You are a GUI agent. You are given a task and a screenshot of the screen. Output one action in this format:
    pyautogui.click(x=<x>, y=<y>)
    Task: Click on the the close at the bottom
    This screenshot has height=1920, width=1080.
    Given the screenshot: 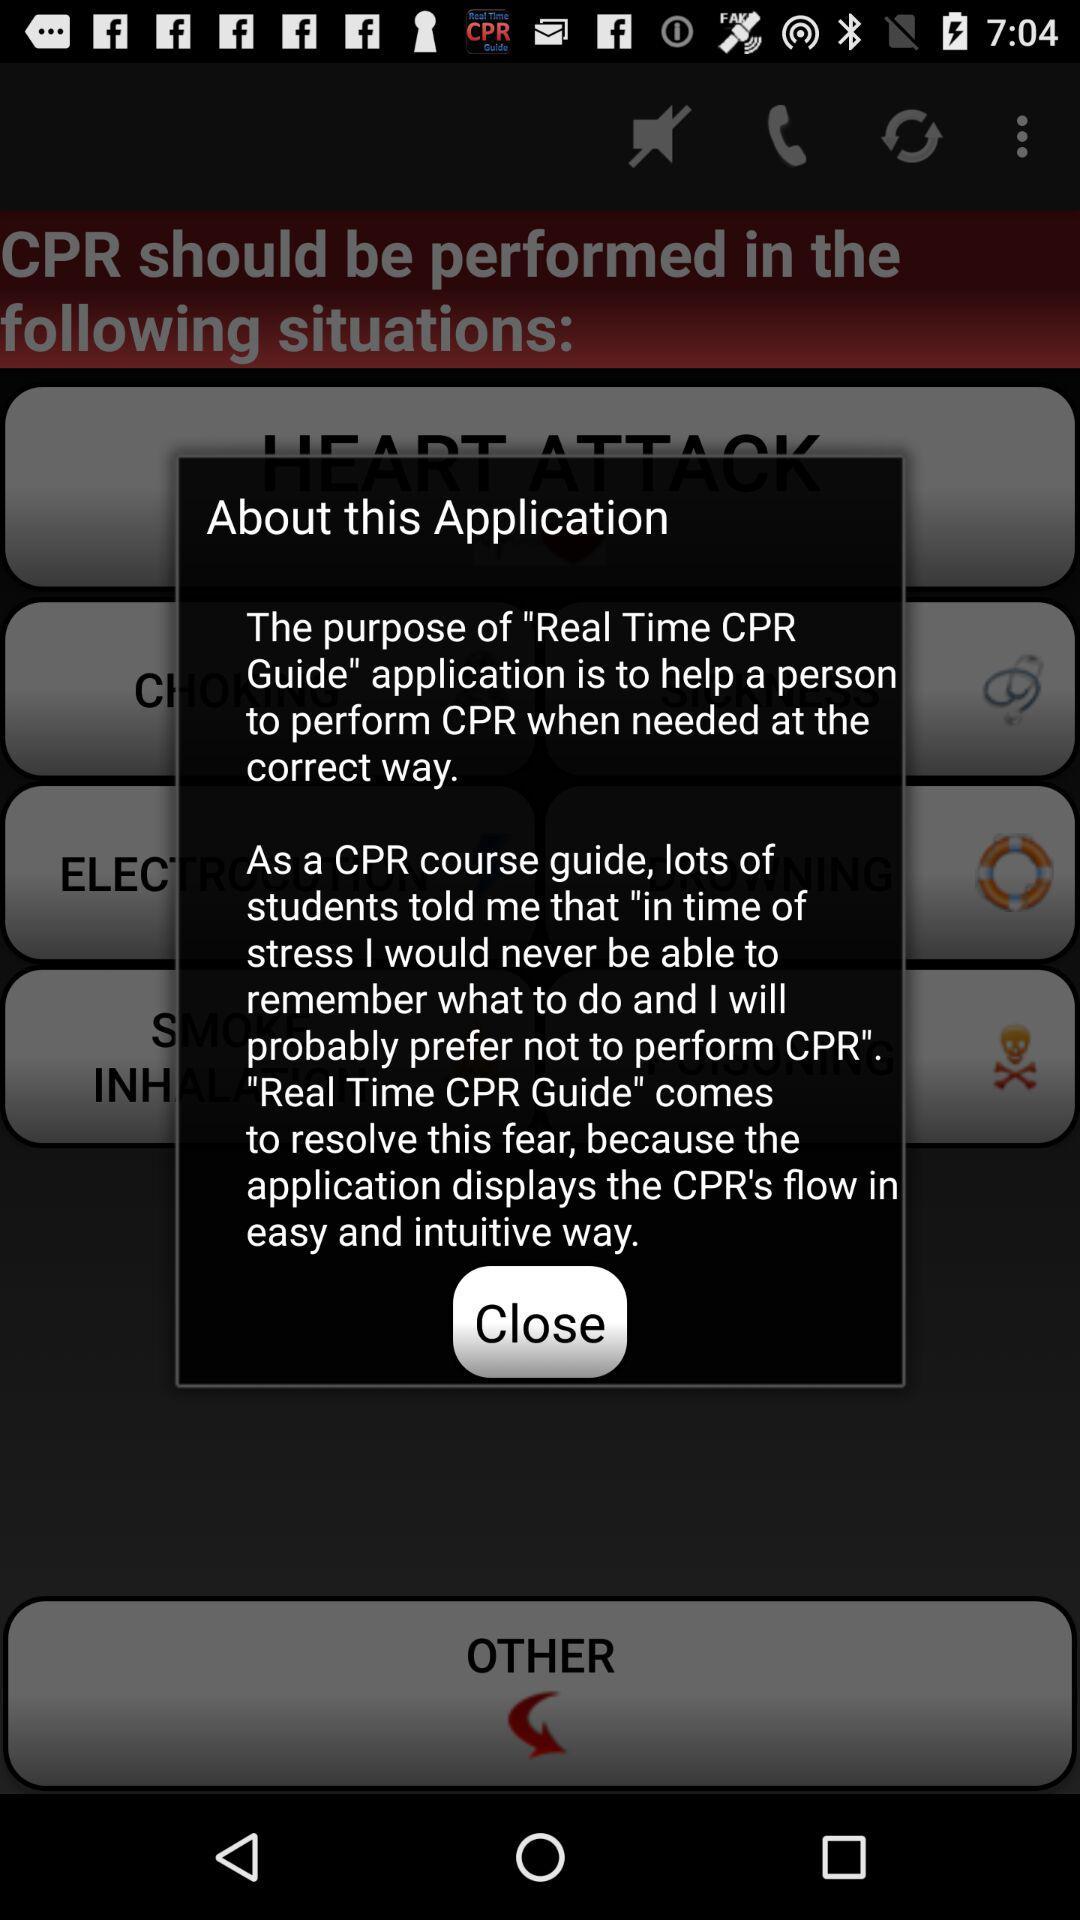 What is the action you would take?
    pyautogui.click(x=540, y=1321)
    